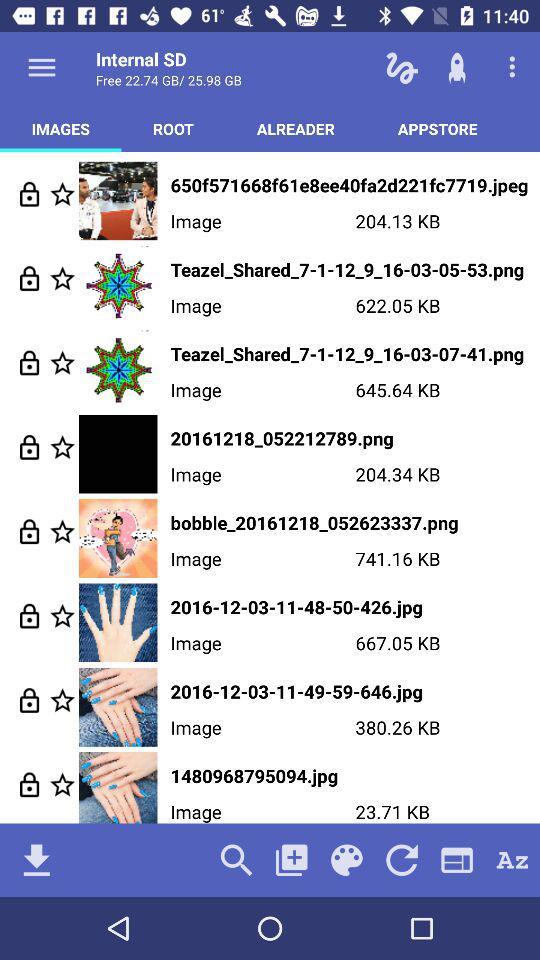 The image size is (540, 960). I want to click on mark as favorite, so click(62, 447).